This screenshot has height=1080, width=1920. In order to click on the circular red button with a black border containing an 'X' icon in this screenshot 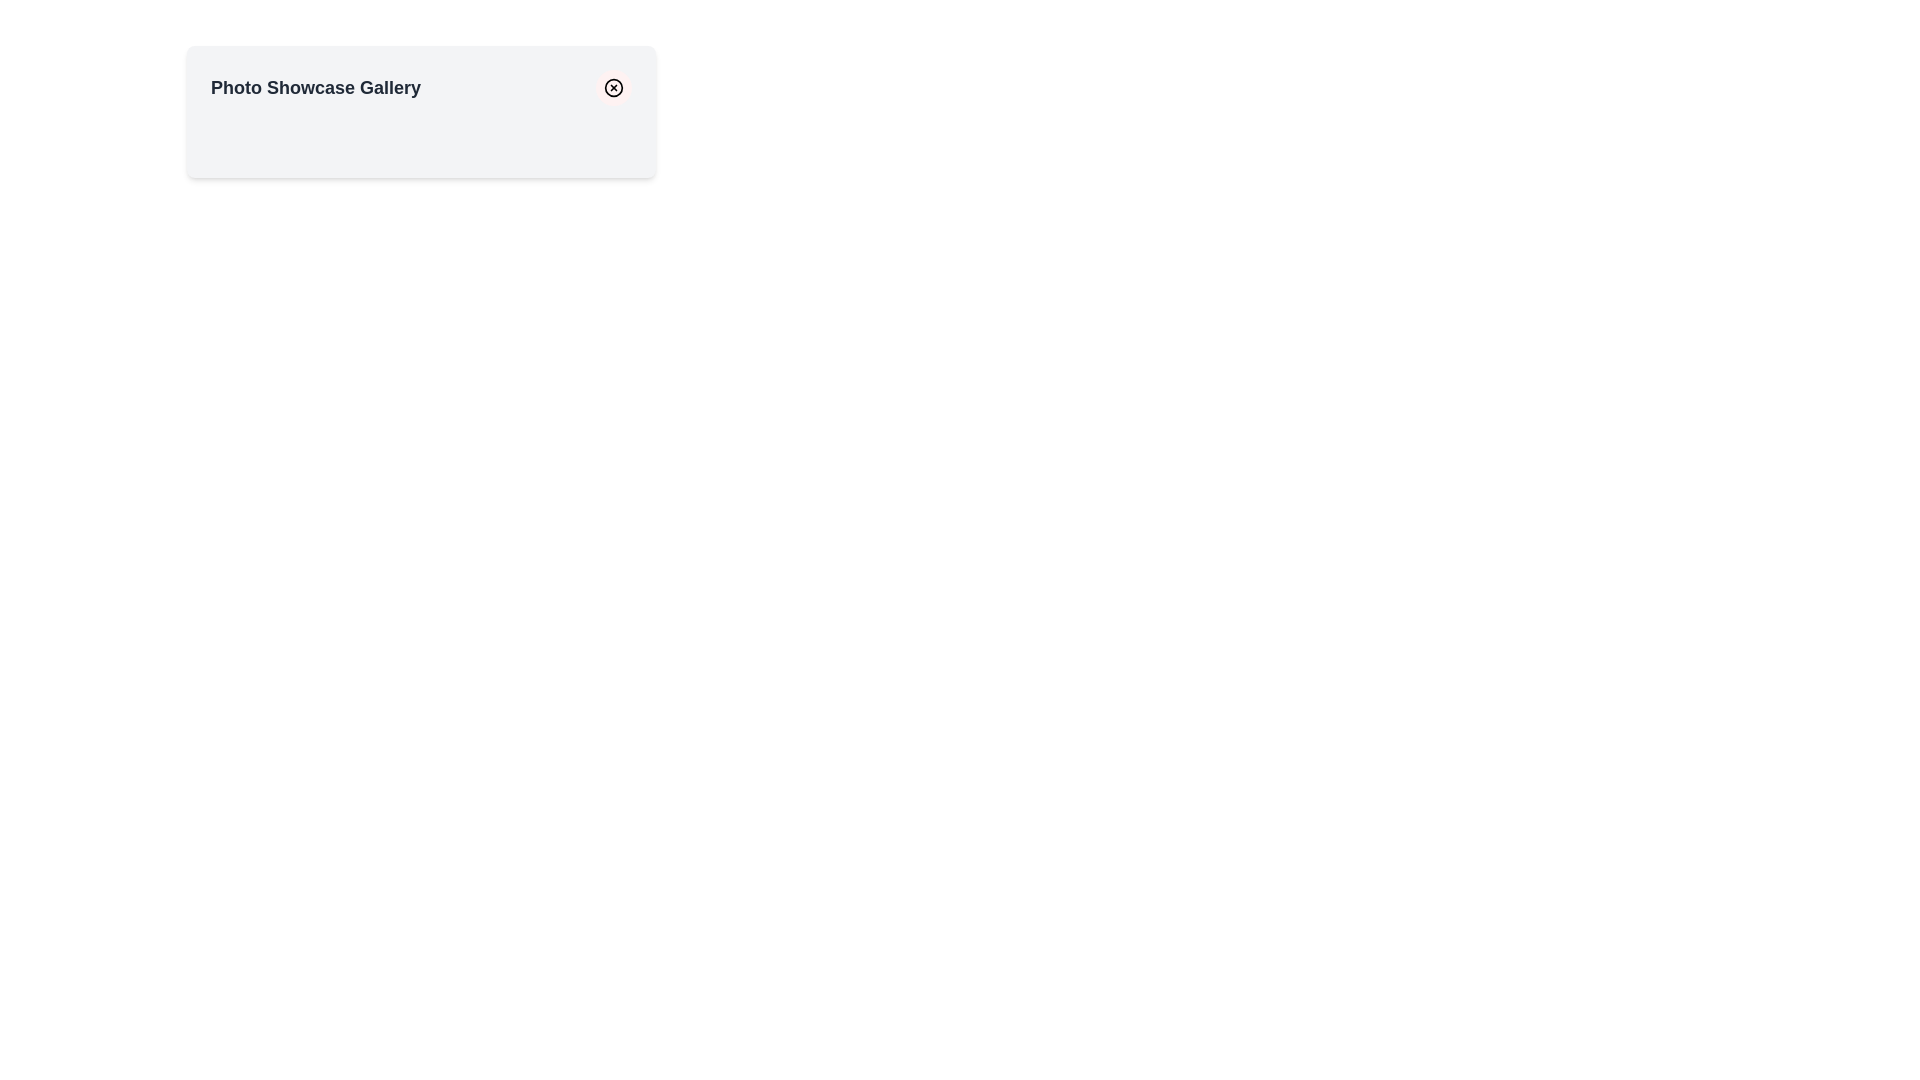, I will do `click(613, 87)`.